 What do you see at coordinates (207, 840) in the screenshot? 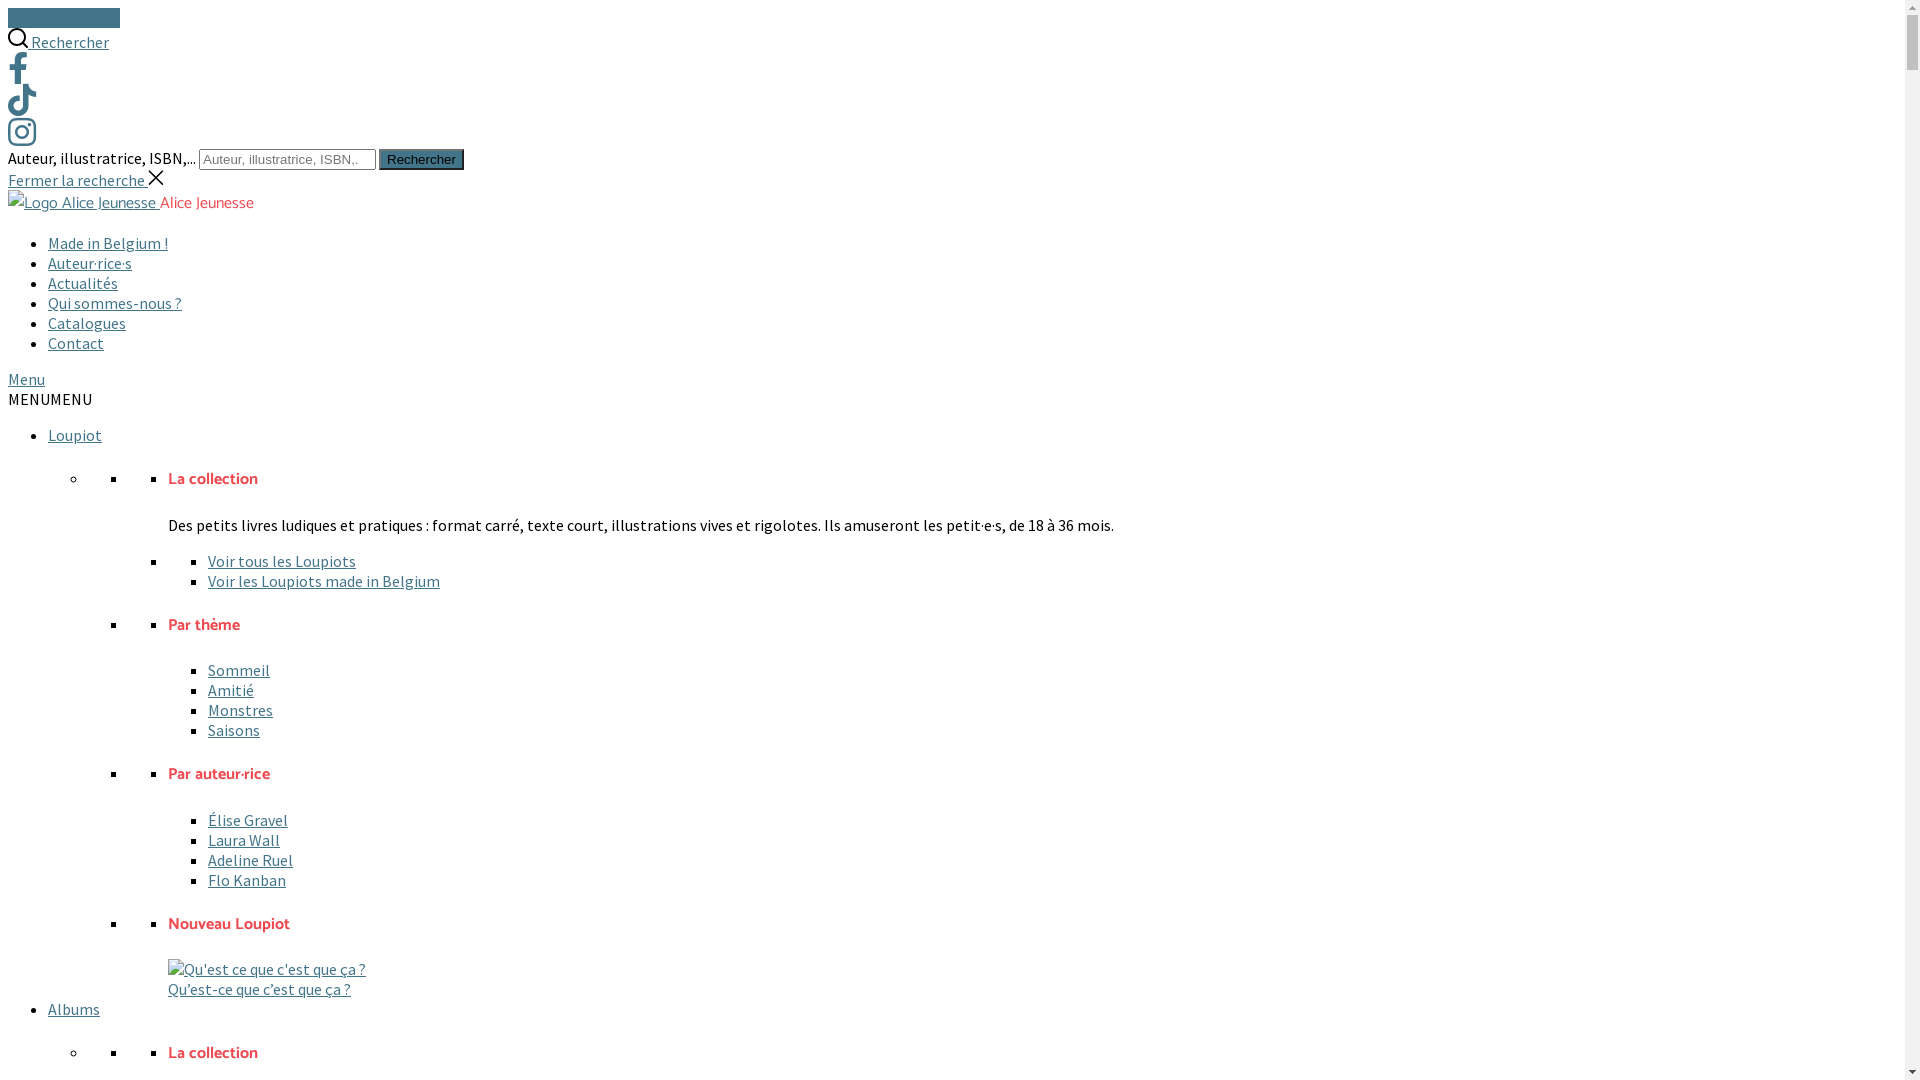
I see `'Laura Wall'` at bounding box center [207, 840].